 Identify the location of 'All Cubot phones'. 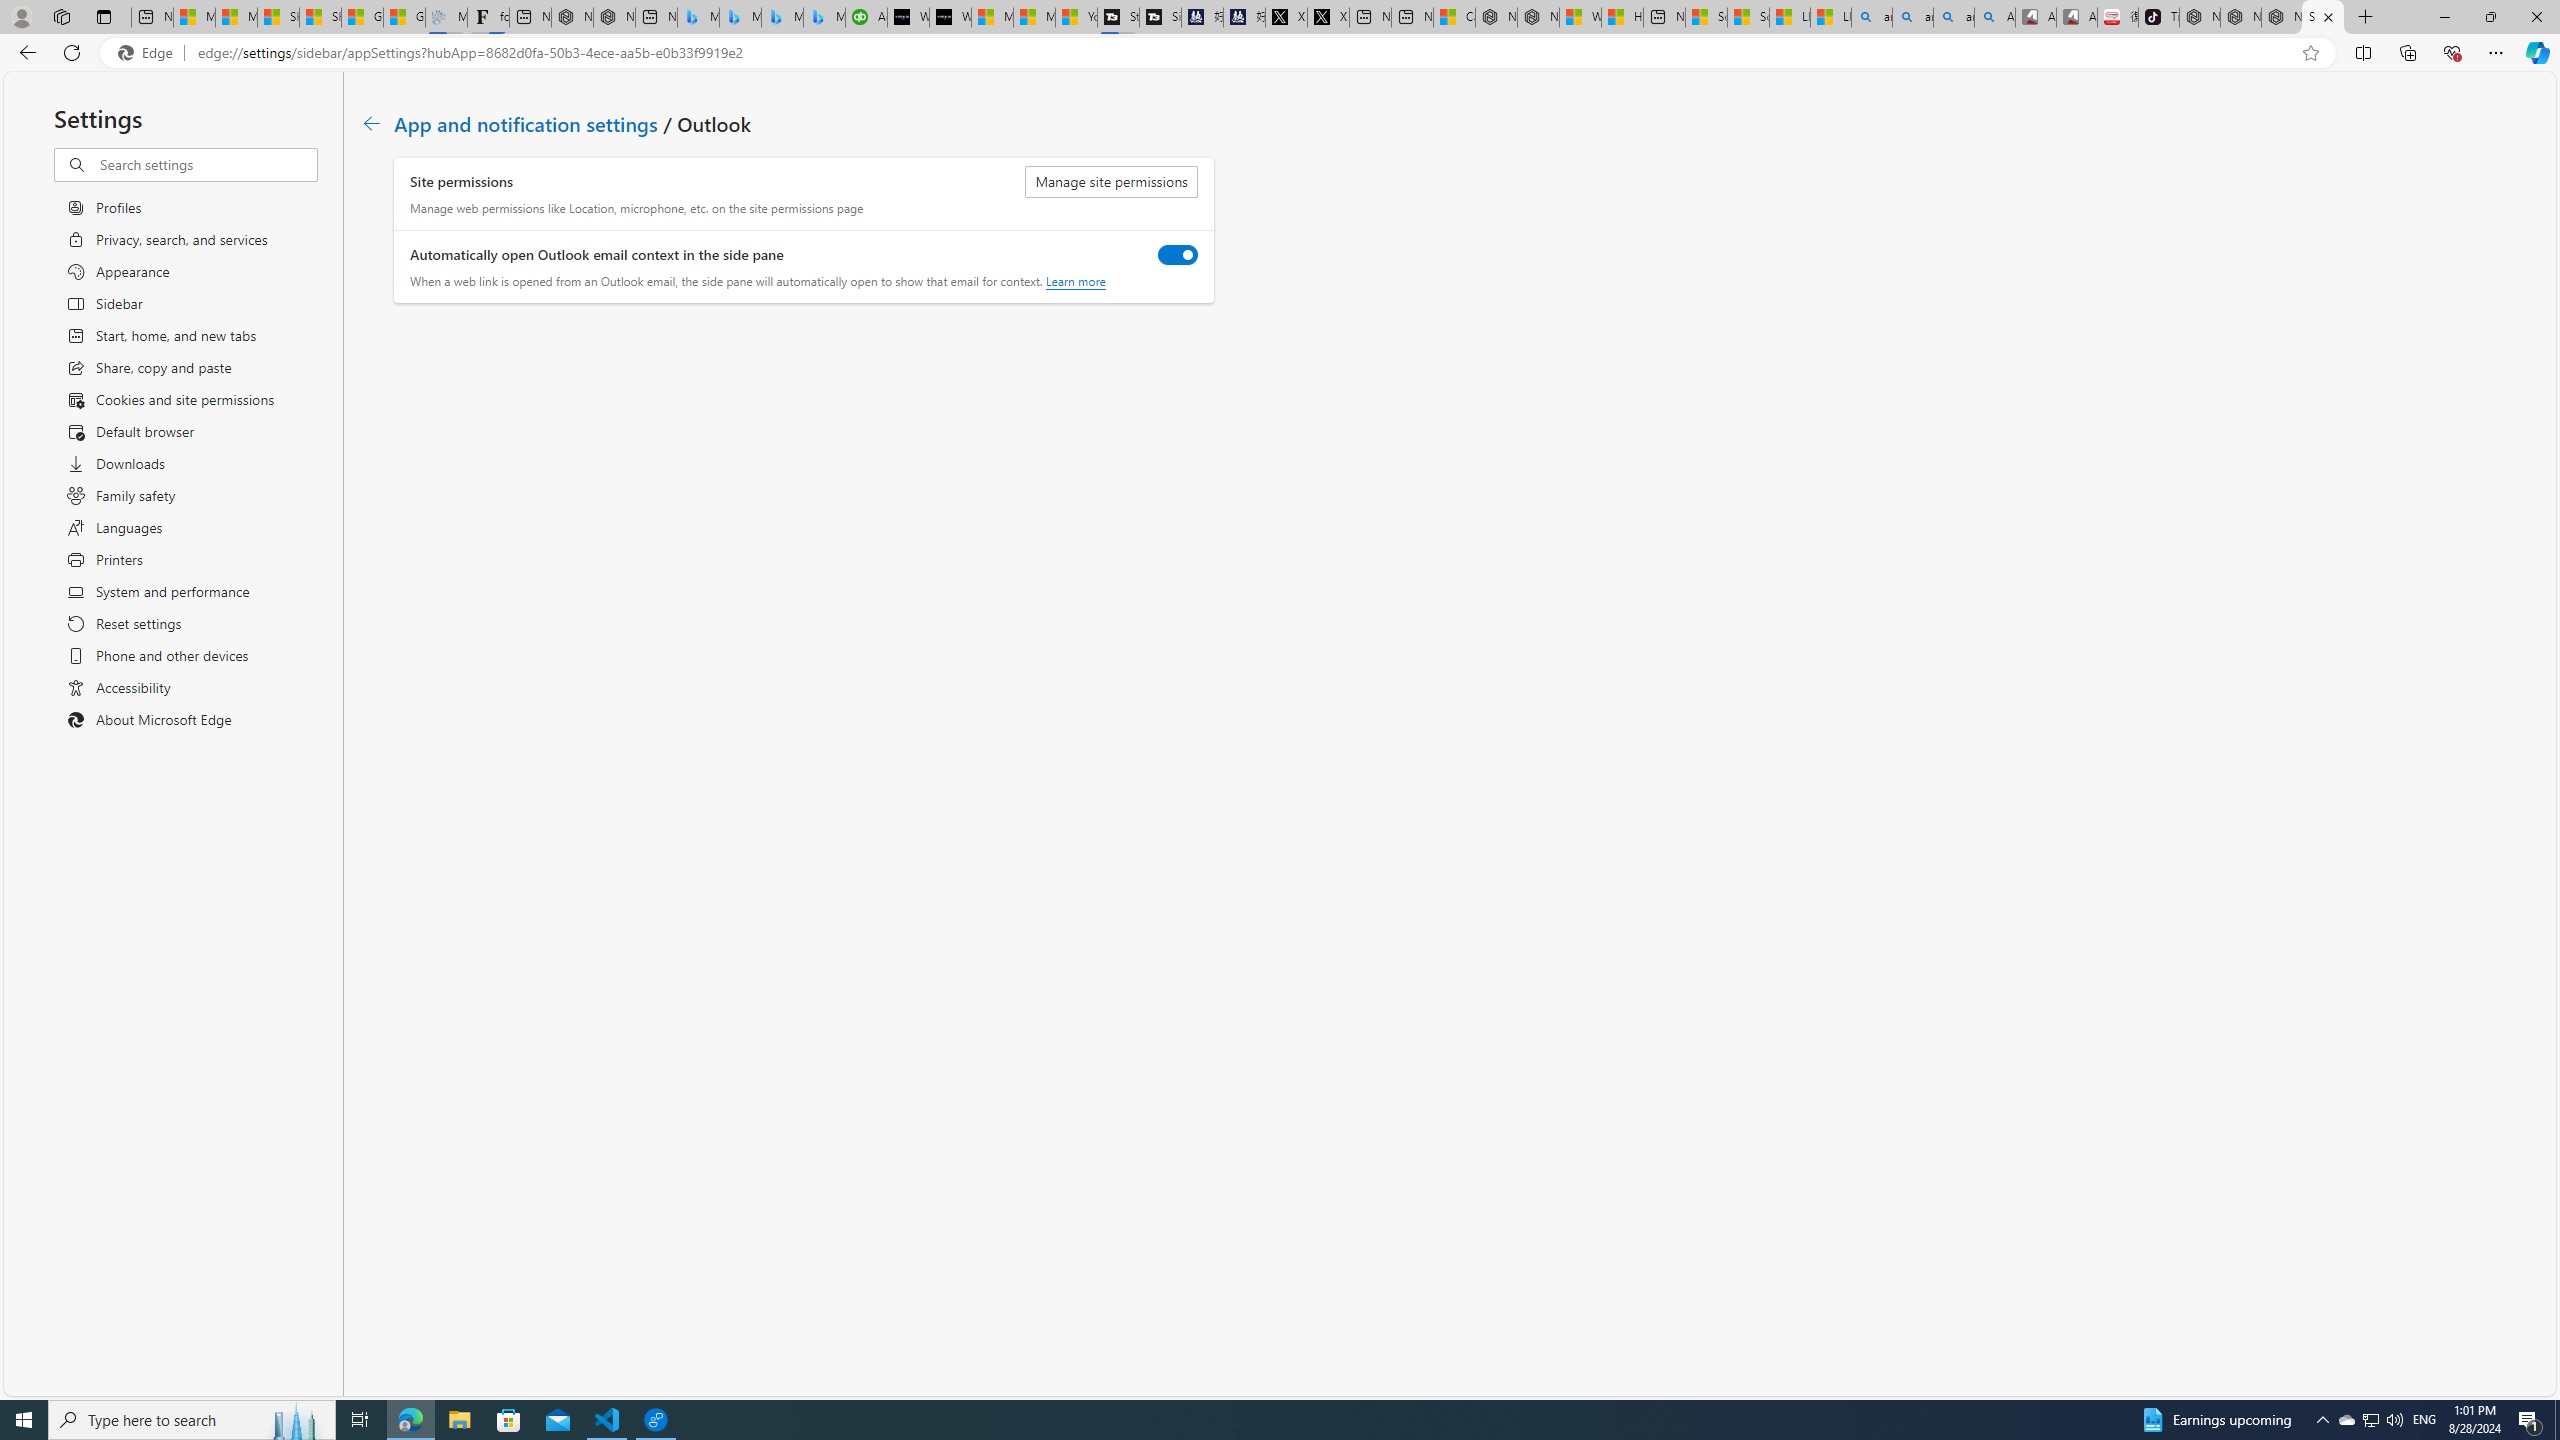
(2076, 16).